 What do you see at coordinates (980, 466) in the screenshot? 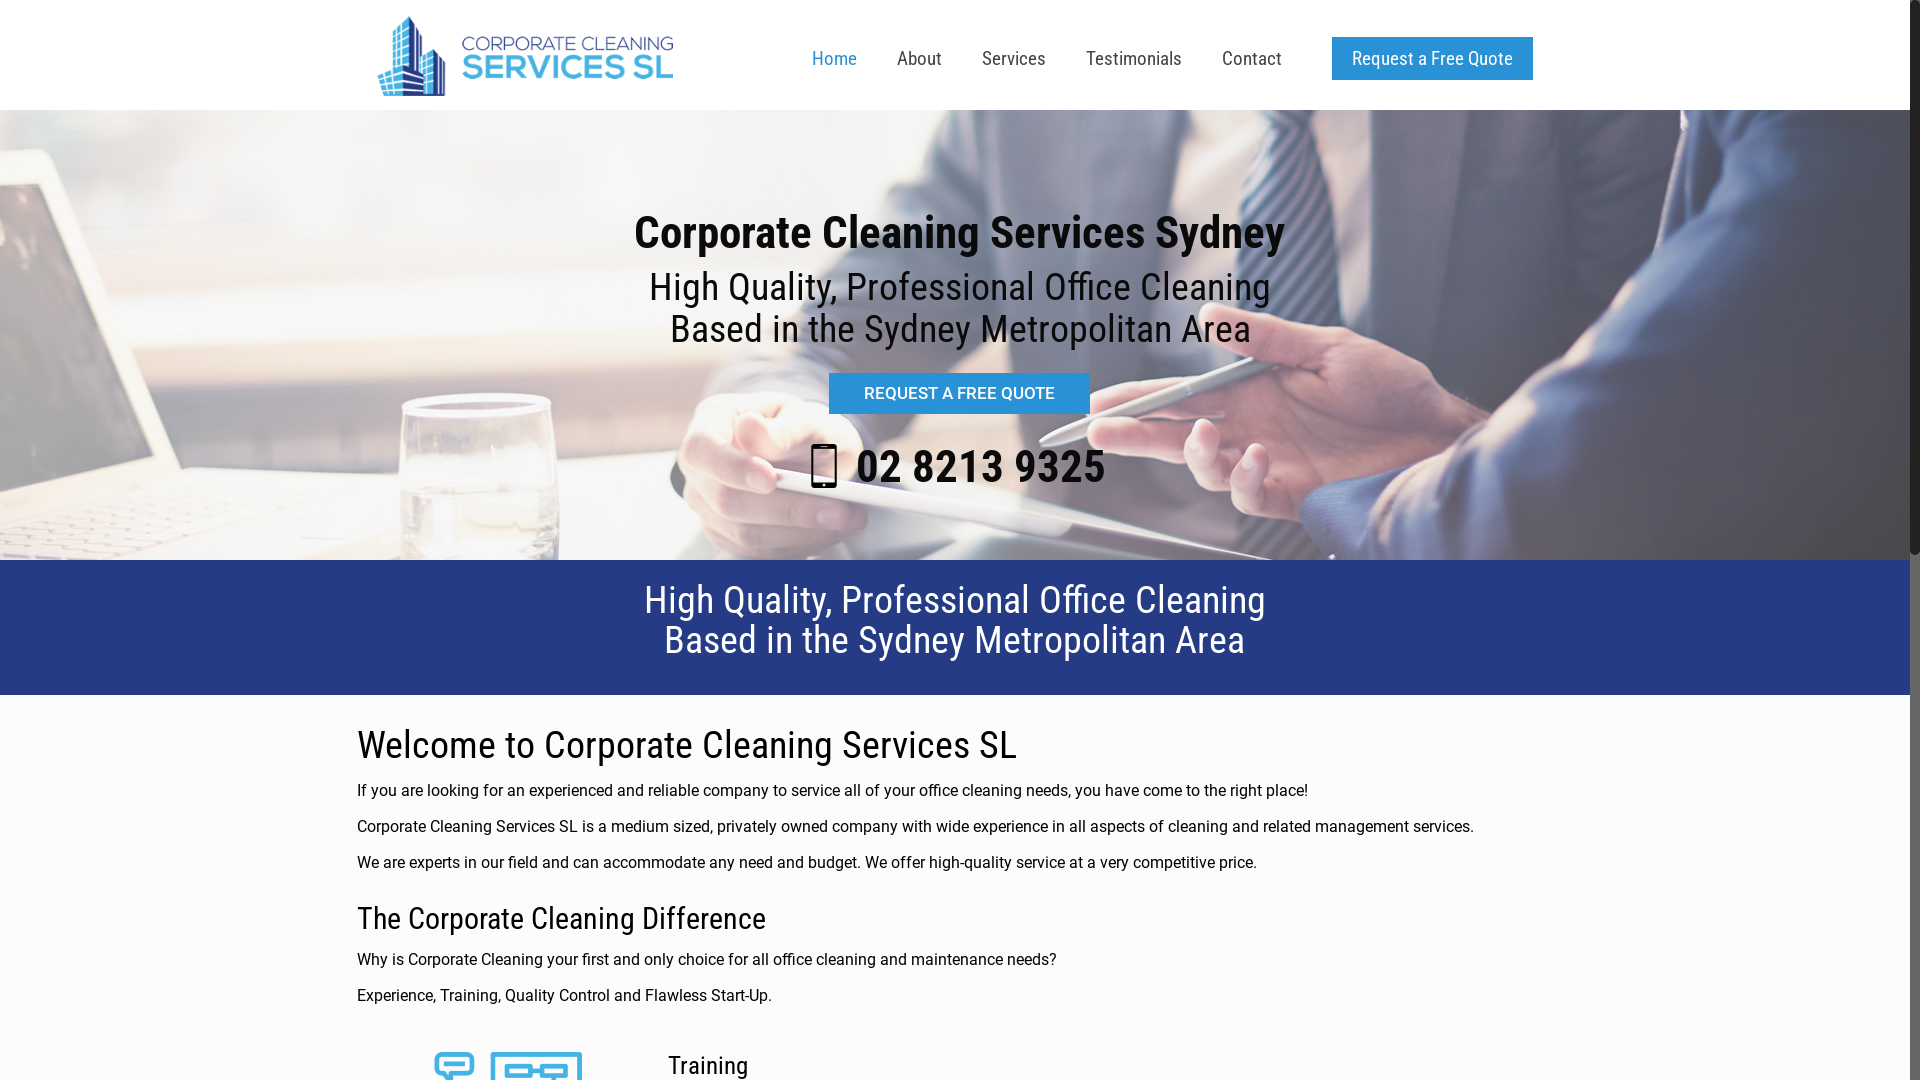
I see `'02 8213 9325'` at bounding box center [980, 466].